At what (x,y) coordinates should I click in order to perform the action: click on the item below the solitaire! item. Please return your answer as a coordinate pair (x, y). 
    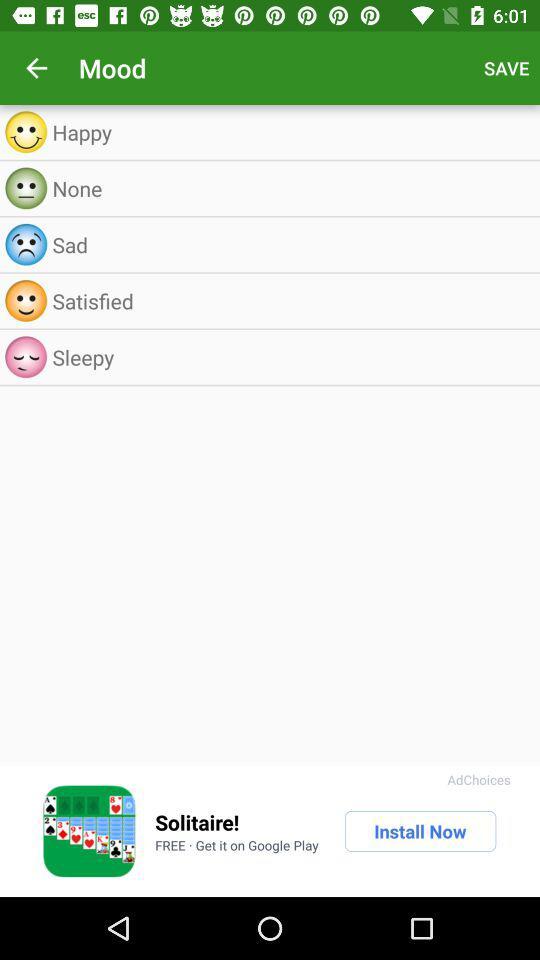
    Looking at the image, I should click on (237, 844).